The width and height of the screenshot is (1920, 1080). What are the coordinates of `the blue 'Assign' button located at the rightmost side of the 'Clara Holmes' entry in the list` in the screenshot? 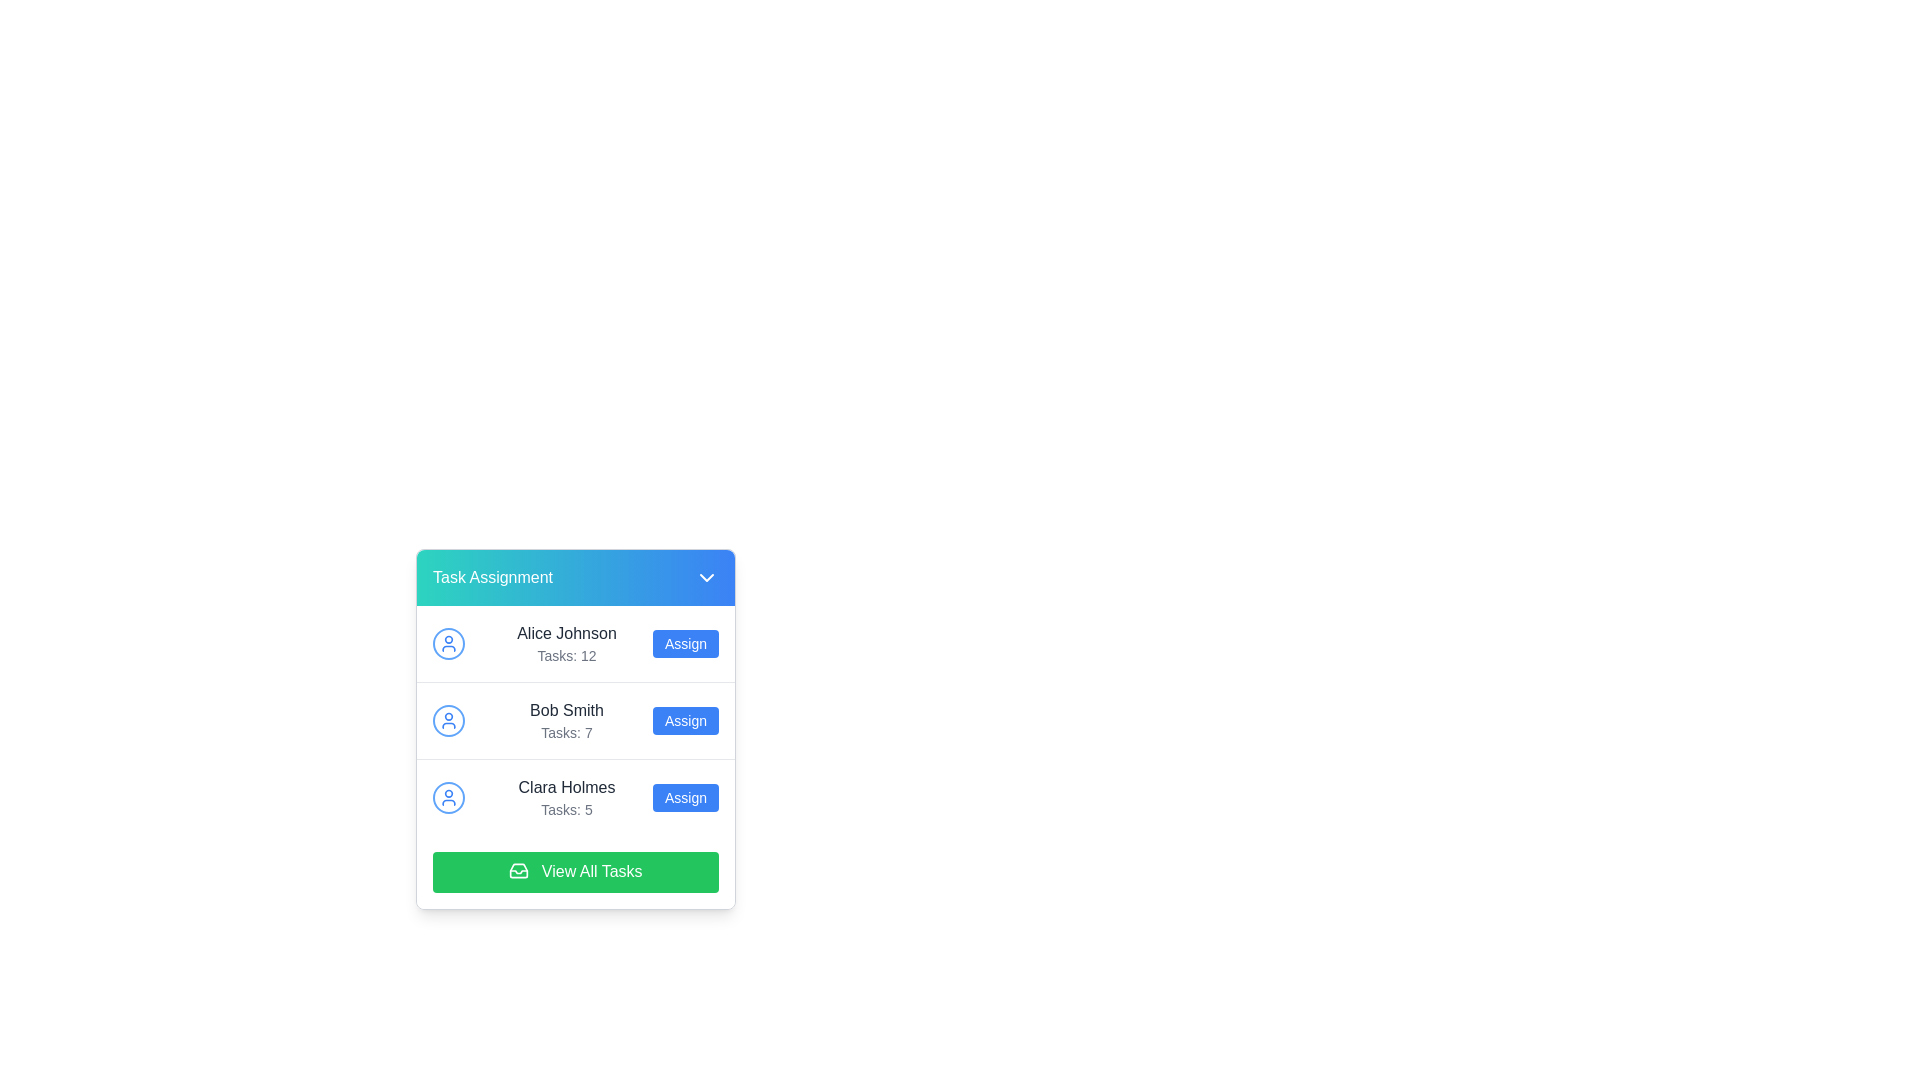 It's located at (686, 797).